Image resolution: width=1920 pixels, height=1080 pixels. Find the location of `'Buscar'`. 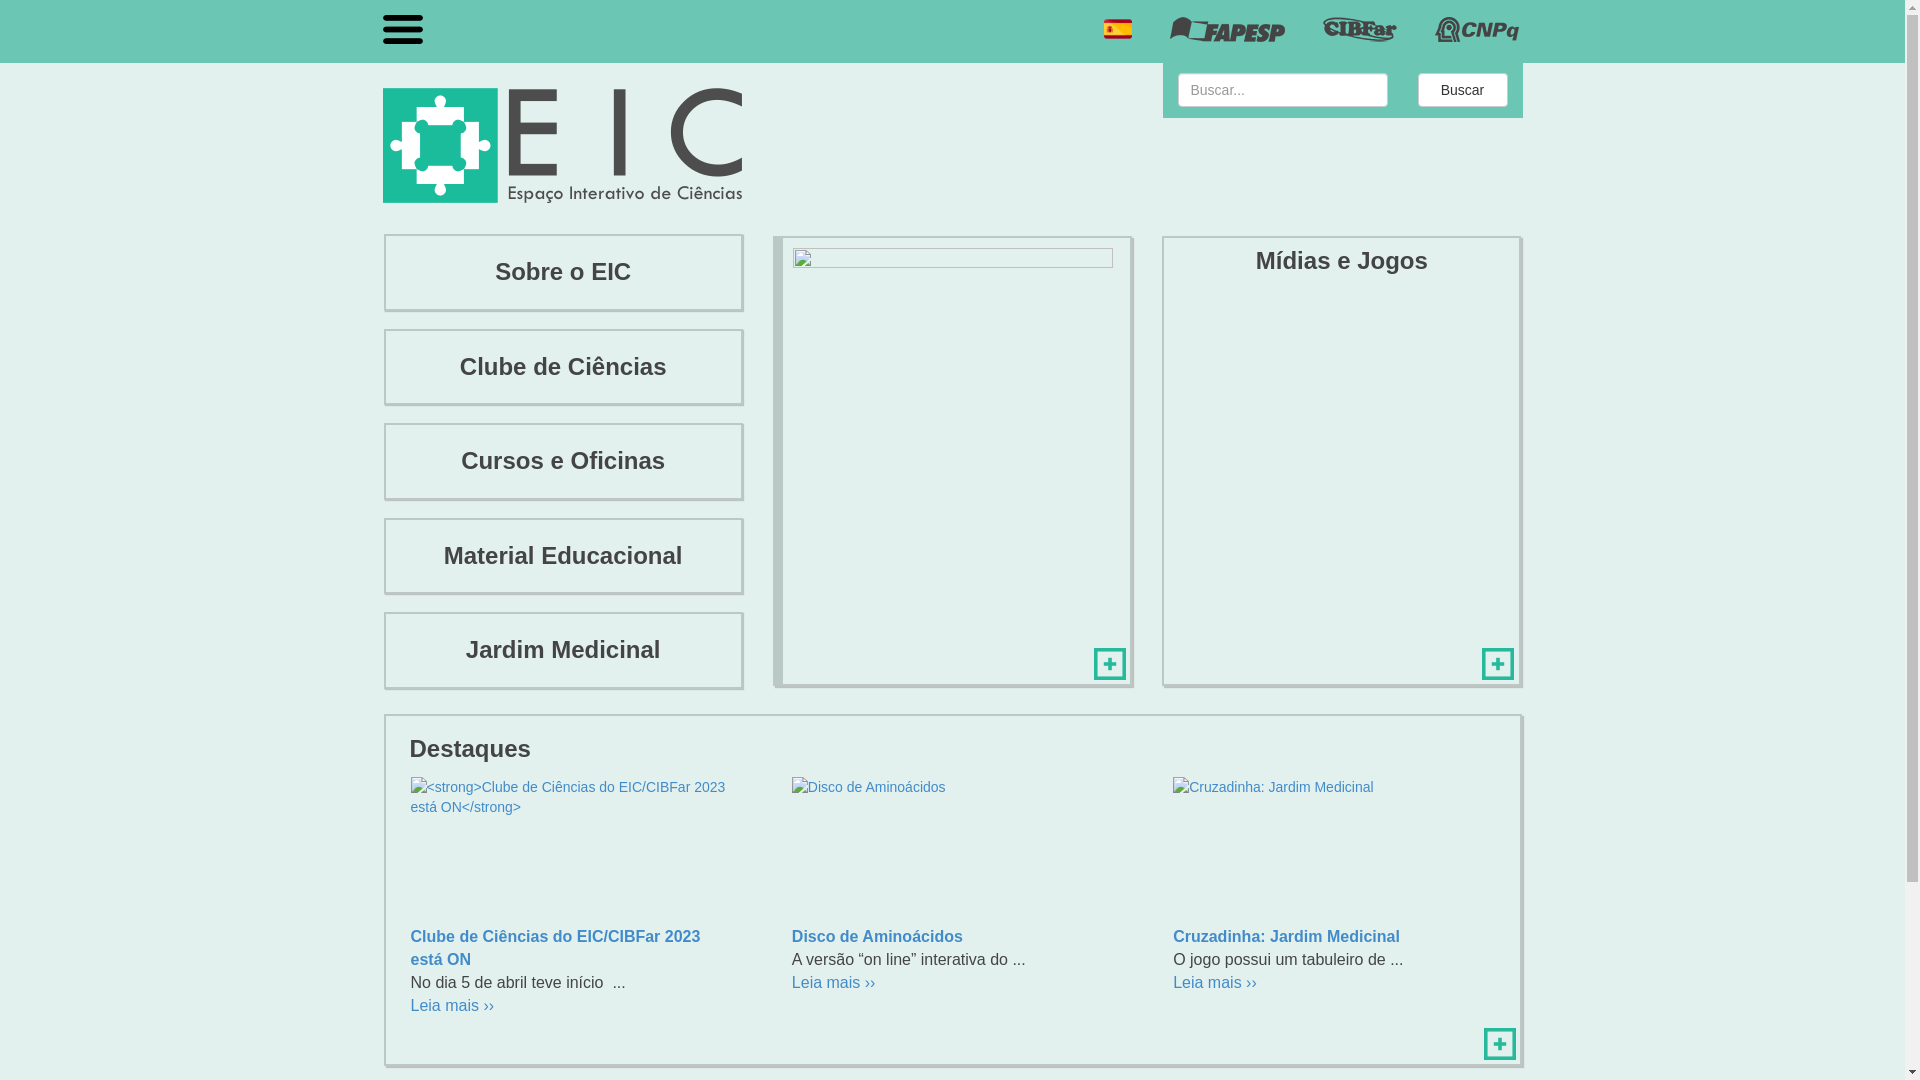

'Buscar' is located at coordinates (1463, 88).